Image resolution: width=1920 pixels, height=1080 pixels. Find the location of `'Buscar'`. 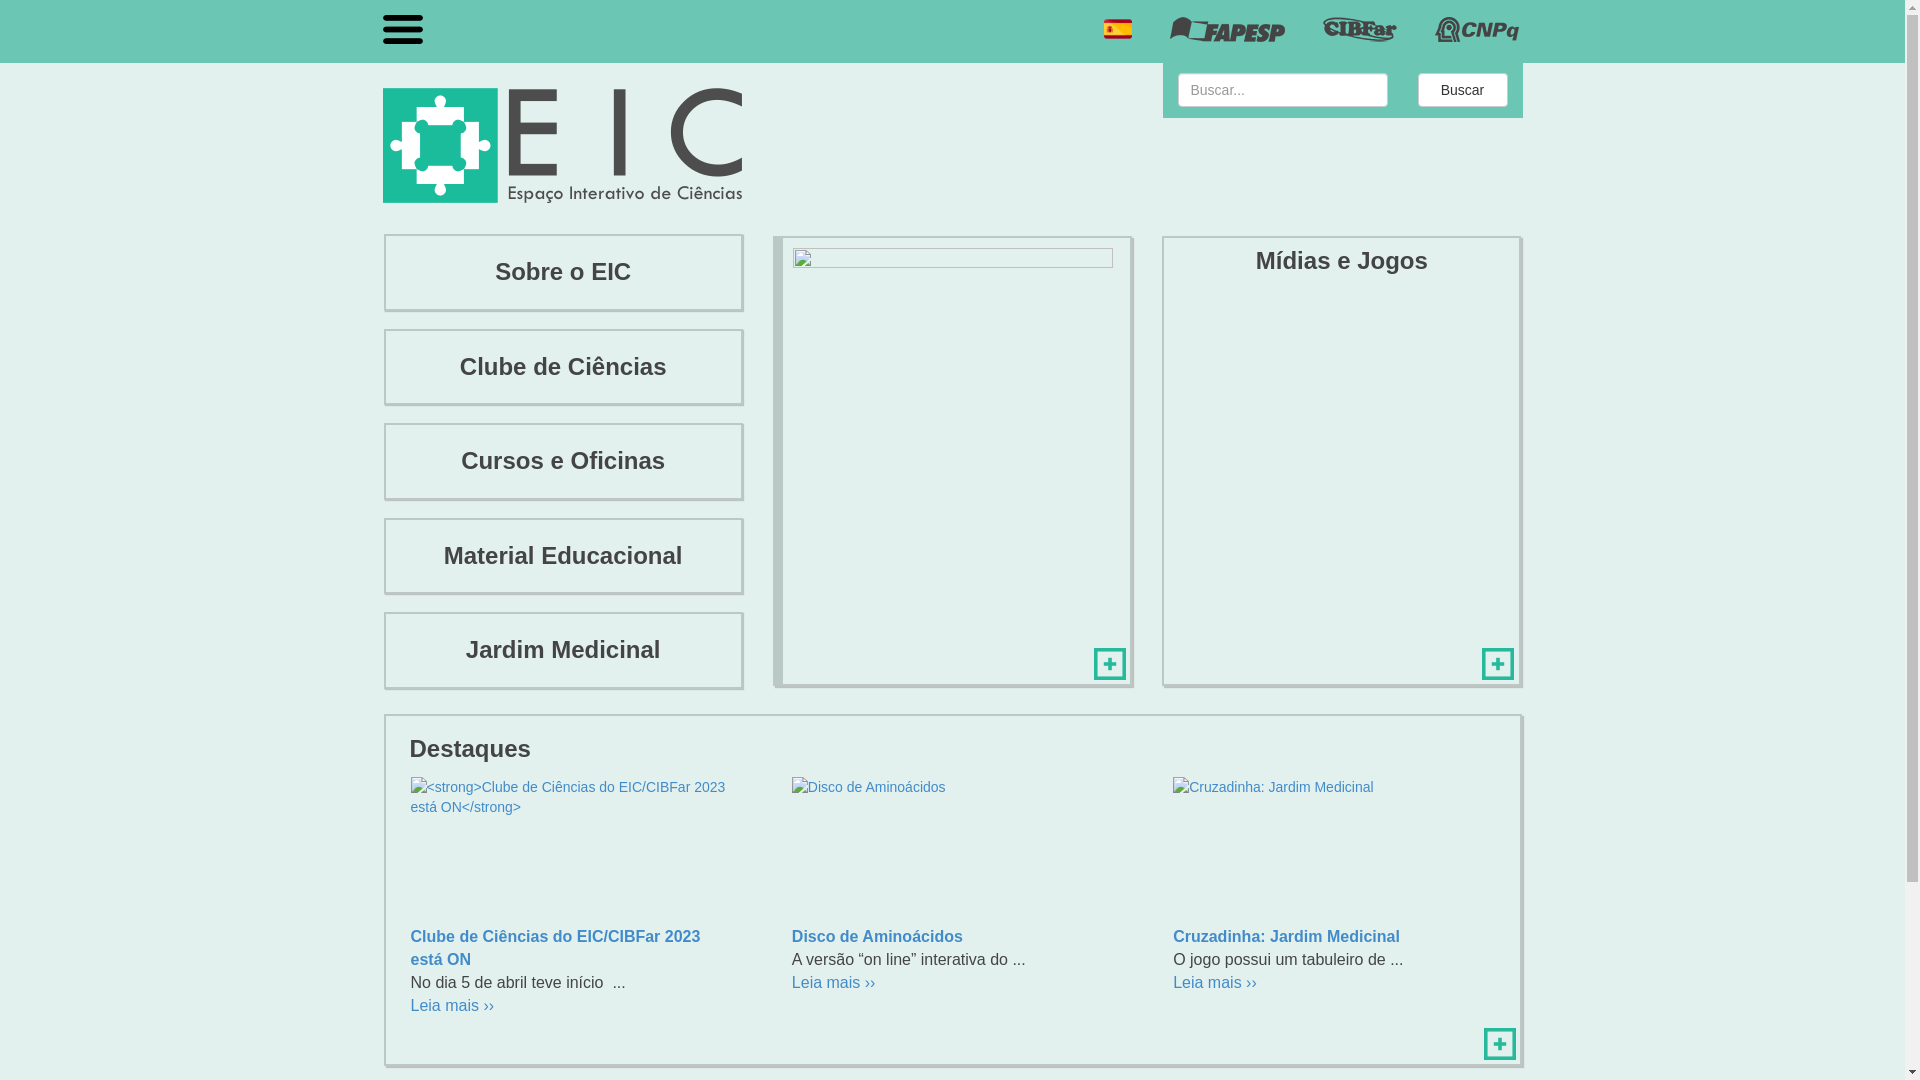

'Buscar' is located at coordinates (1463, 88).